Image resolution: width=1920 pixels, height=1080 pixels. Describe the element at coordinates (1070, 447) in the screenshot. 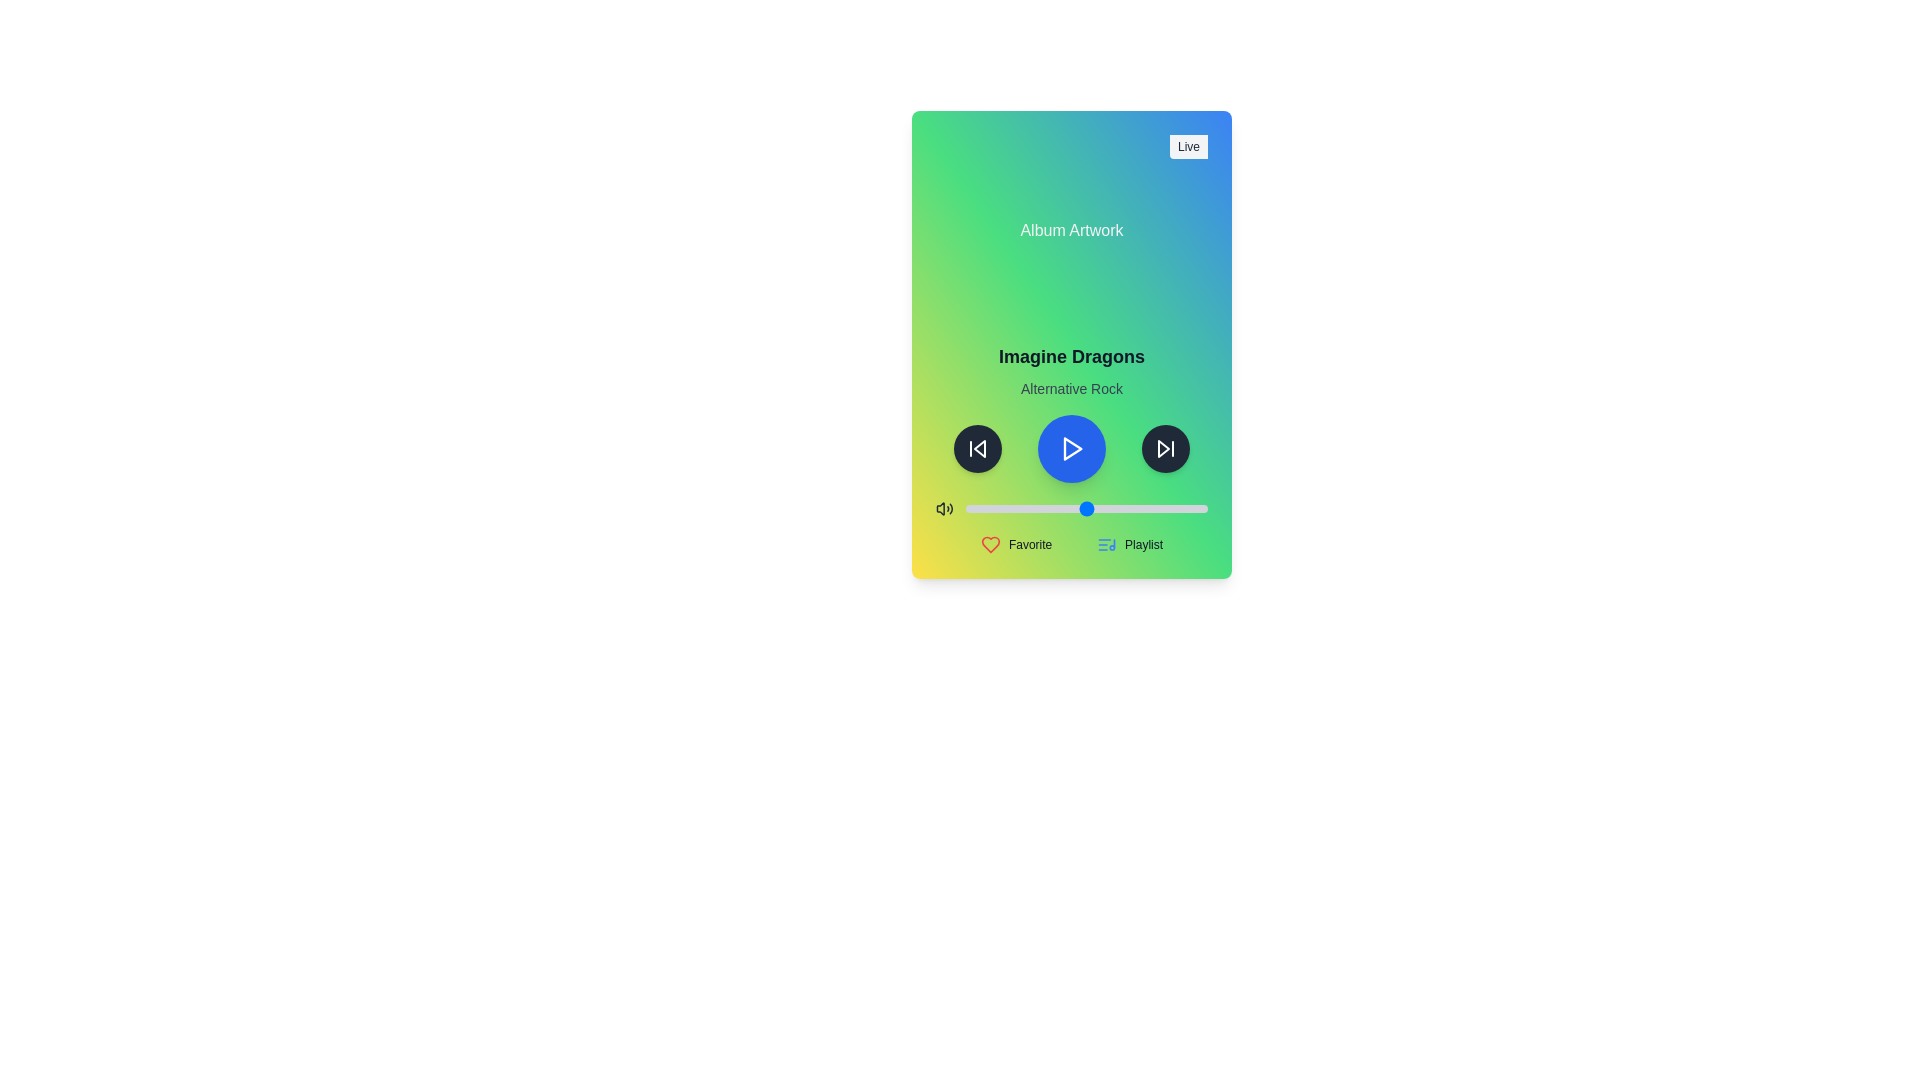

I see `the circular blue button with a white border and play icon to scale it up` at that location.